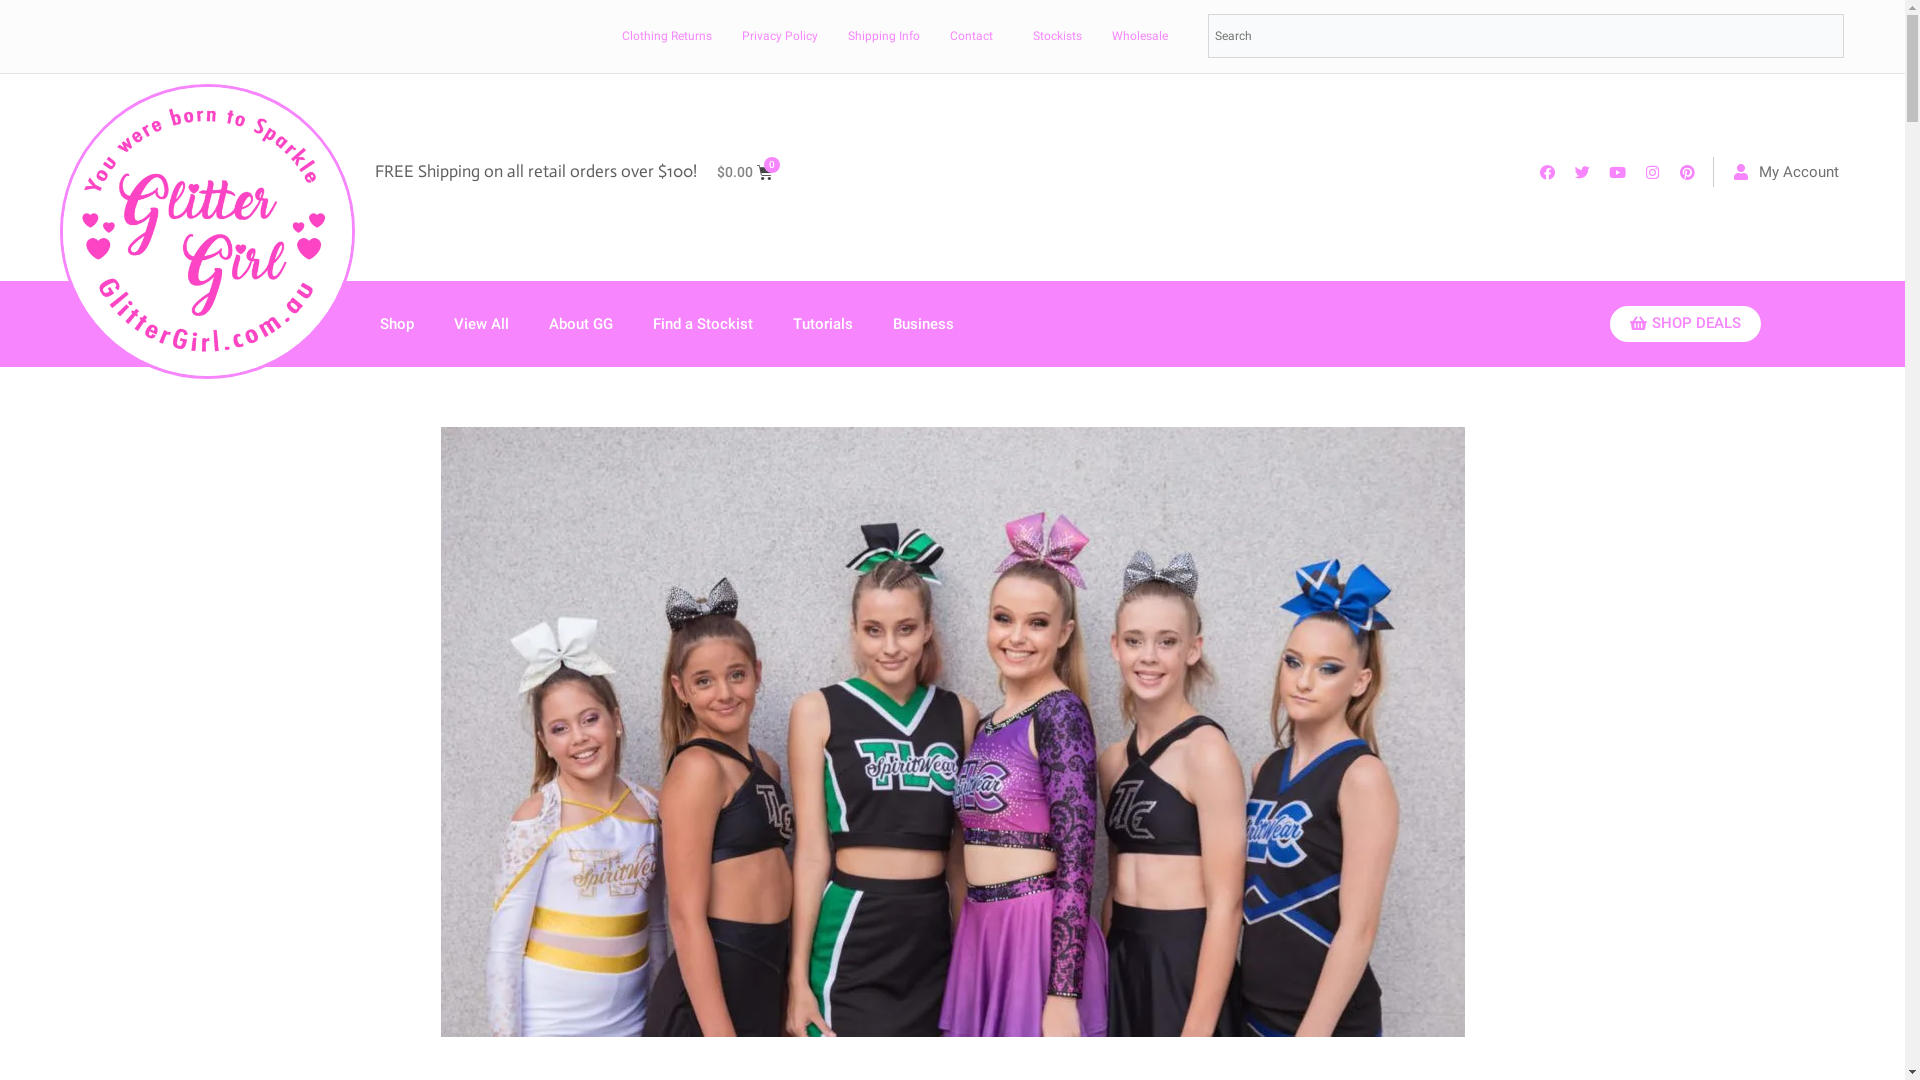 This screenshot has width=1920, height=1080. What do you see at coordinates (828, 35) in the screenshot?
I see `'Shipping Info'` at bounding box center [828, 35].